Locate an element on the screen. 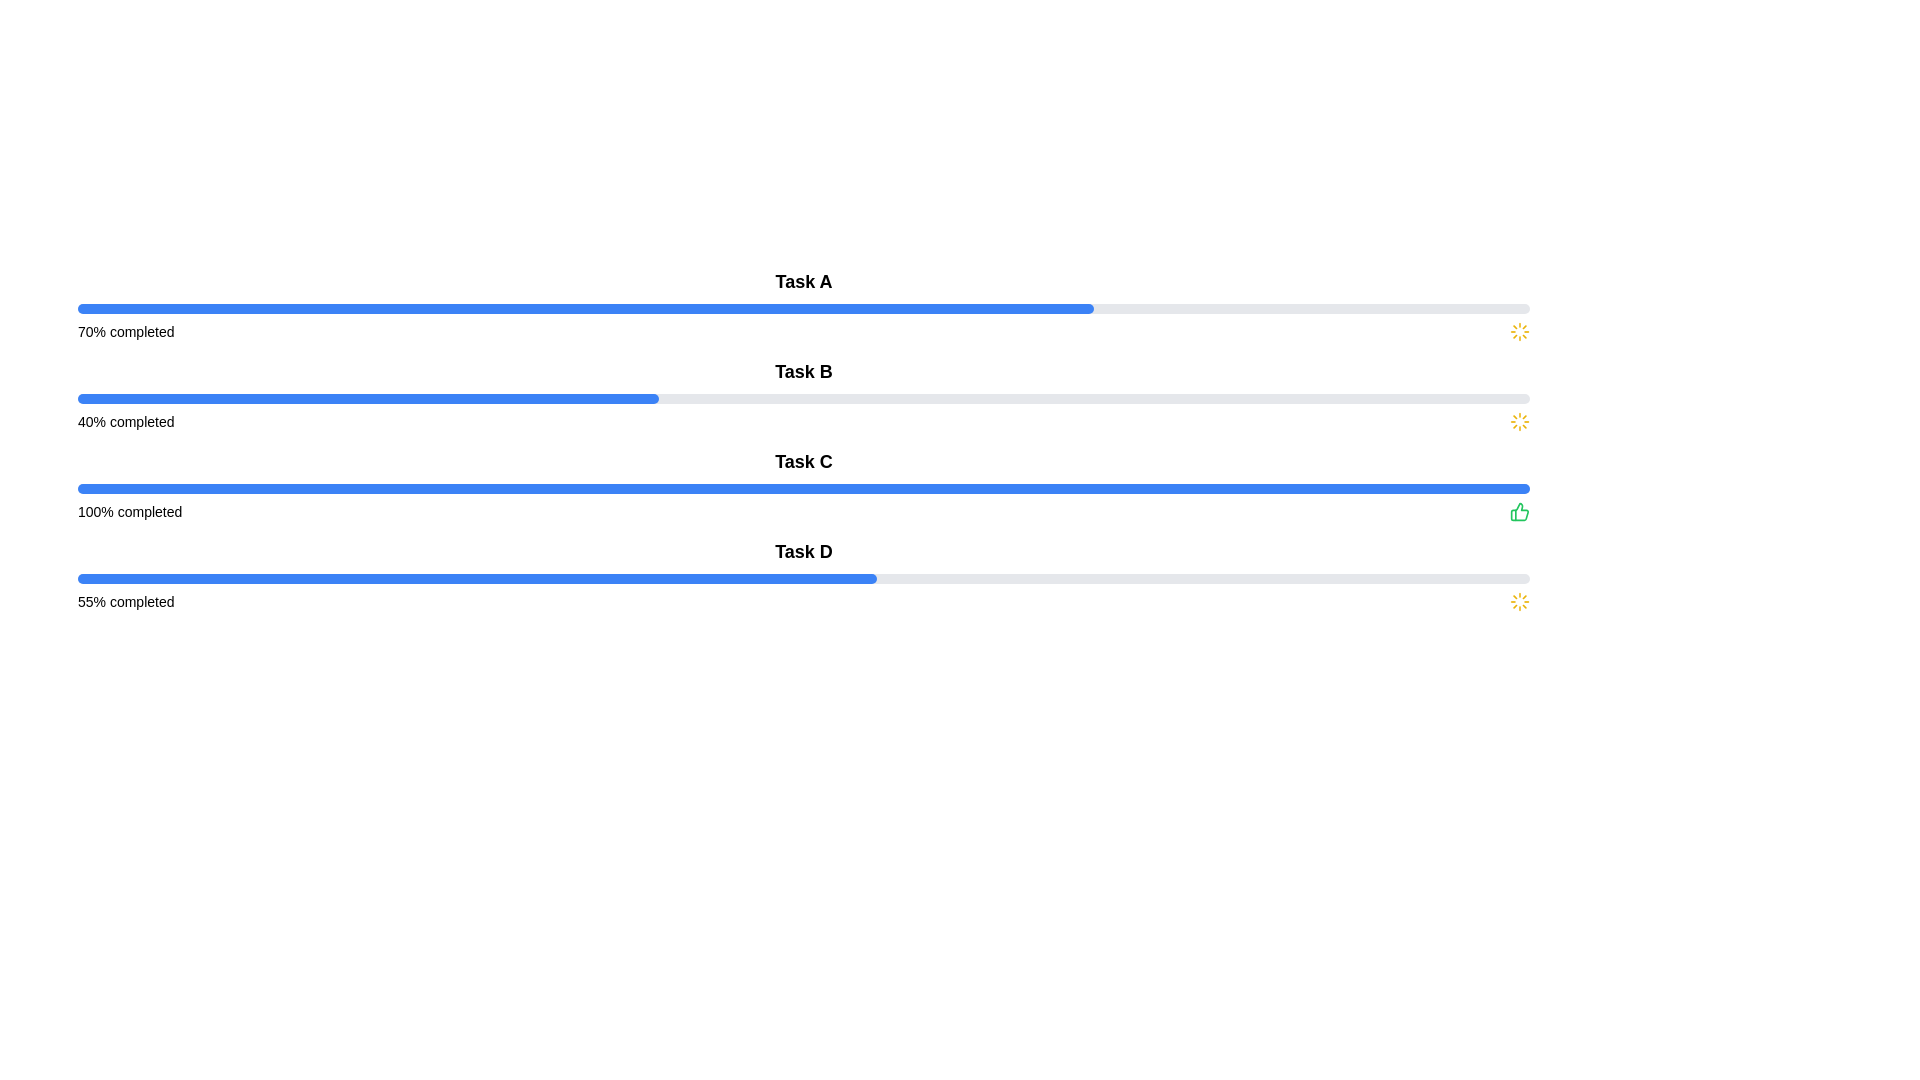  the Text Label that indicates the completion percentage of 'Task B', positioned to the left under the progress bar is located at coordinates (125, 420).